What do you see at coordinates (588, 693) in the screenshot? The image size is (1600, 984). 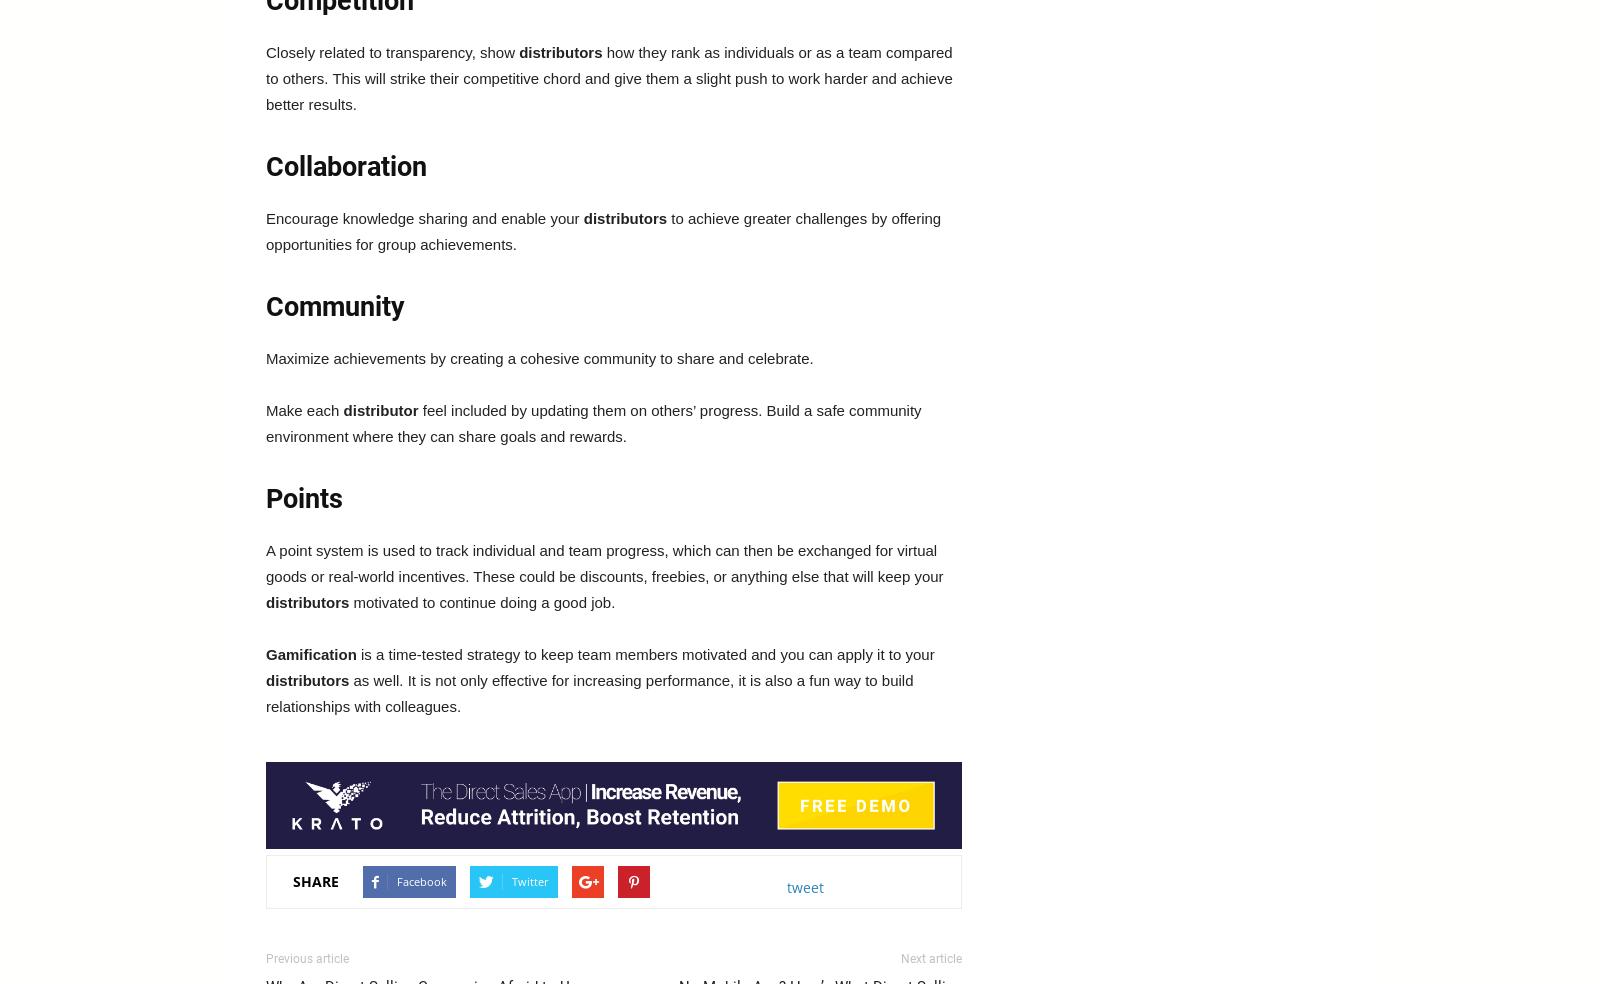 I see `'as well. It is not only effective for increasing performance, it is also a fun way to build relationships with colleagues.'` at bounding box center [588, 693].